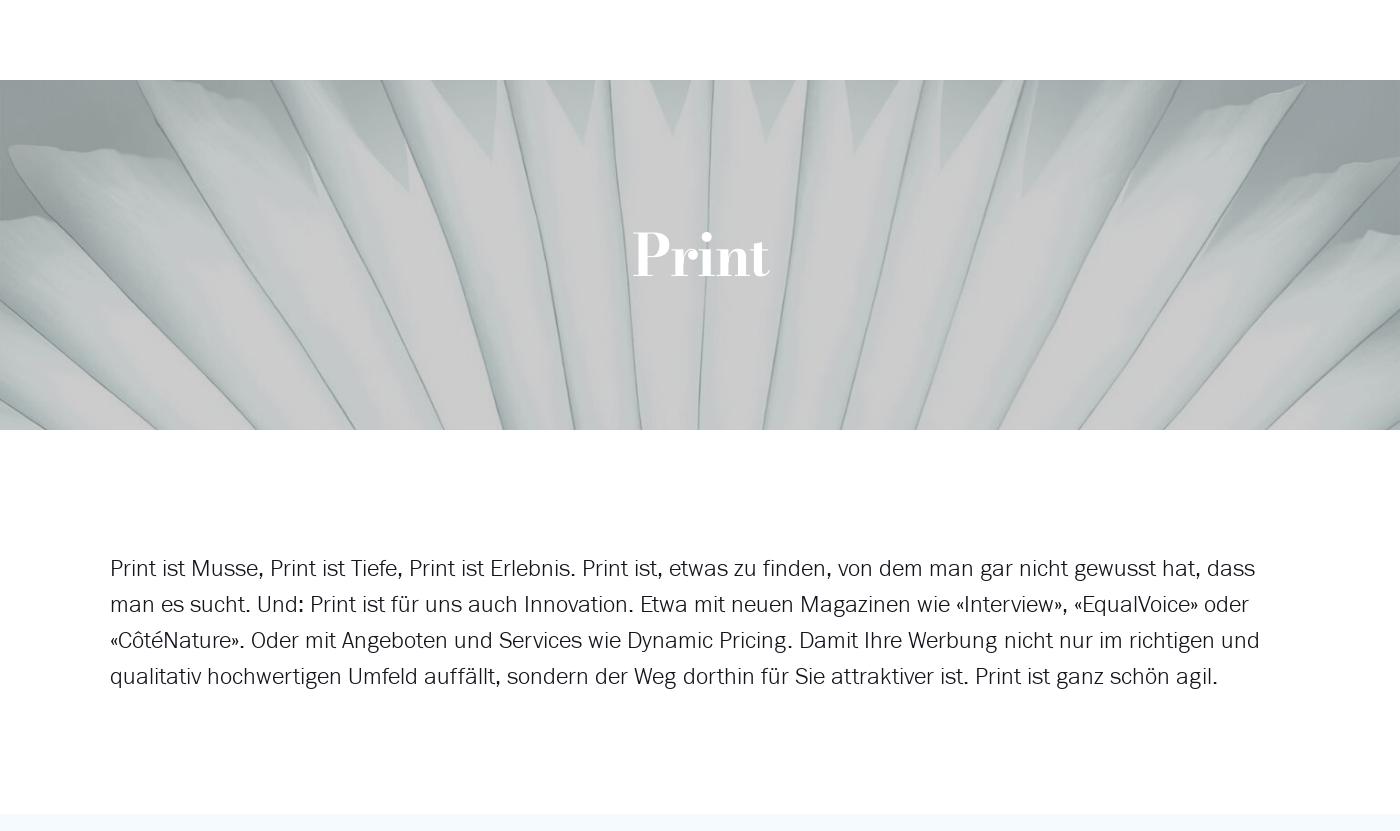 Image resolution: width=1400 pixels, height=831 pixels. What do you see at coordinates (978, 174) in the screenshot?
I see `'Kontakt'` at bounding box center [978, 174].